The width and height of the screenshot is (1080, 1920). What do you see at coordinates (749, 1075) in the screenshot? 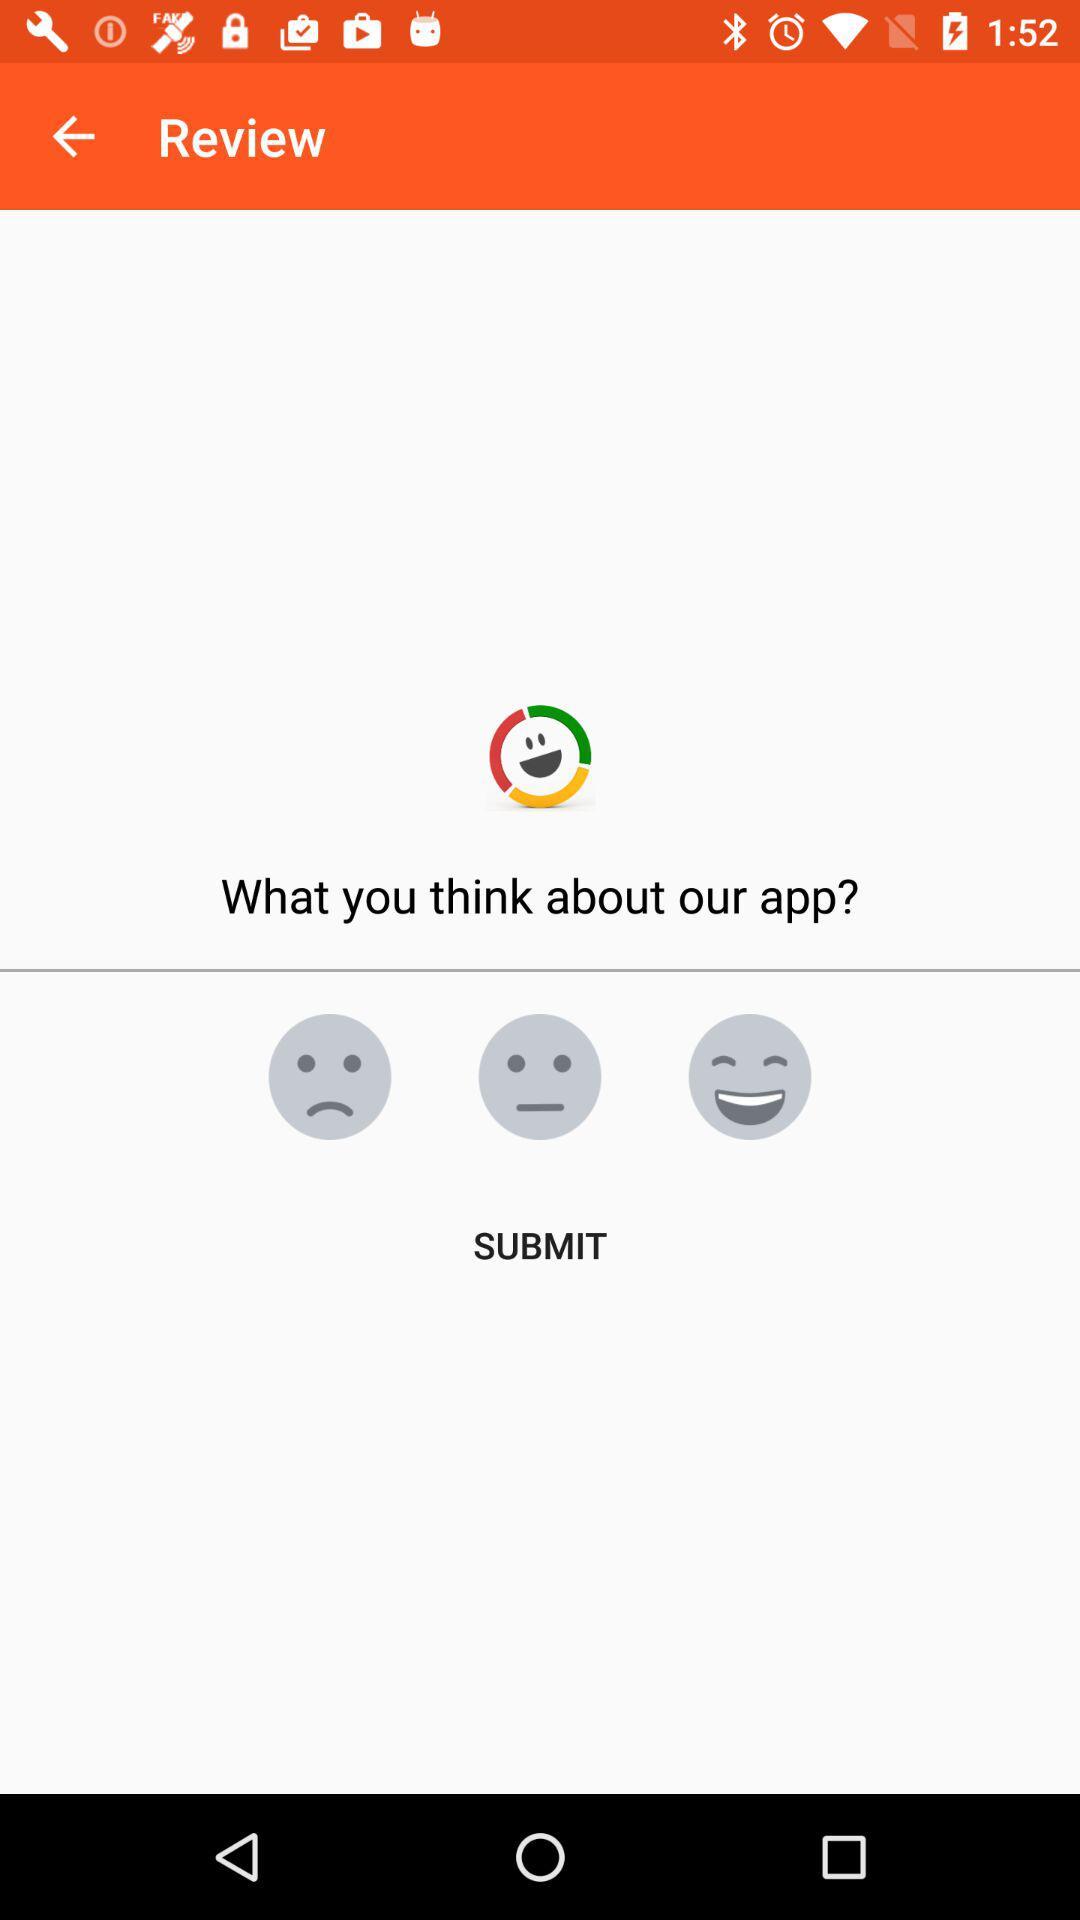
I see `the item on the right` at bounding box center [749, 1075].